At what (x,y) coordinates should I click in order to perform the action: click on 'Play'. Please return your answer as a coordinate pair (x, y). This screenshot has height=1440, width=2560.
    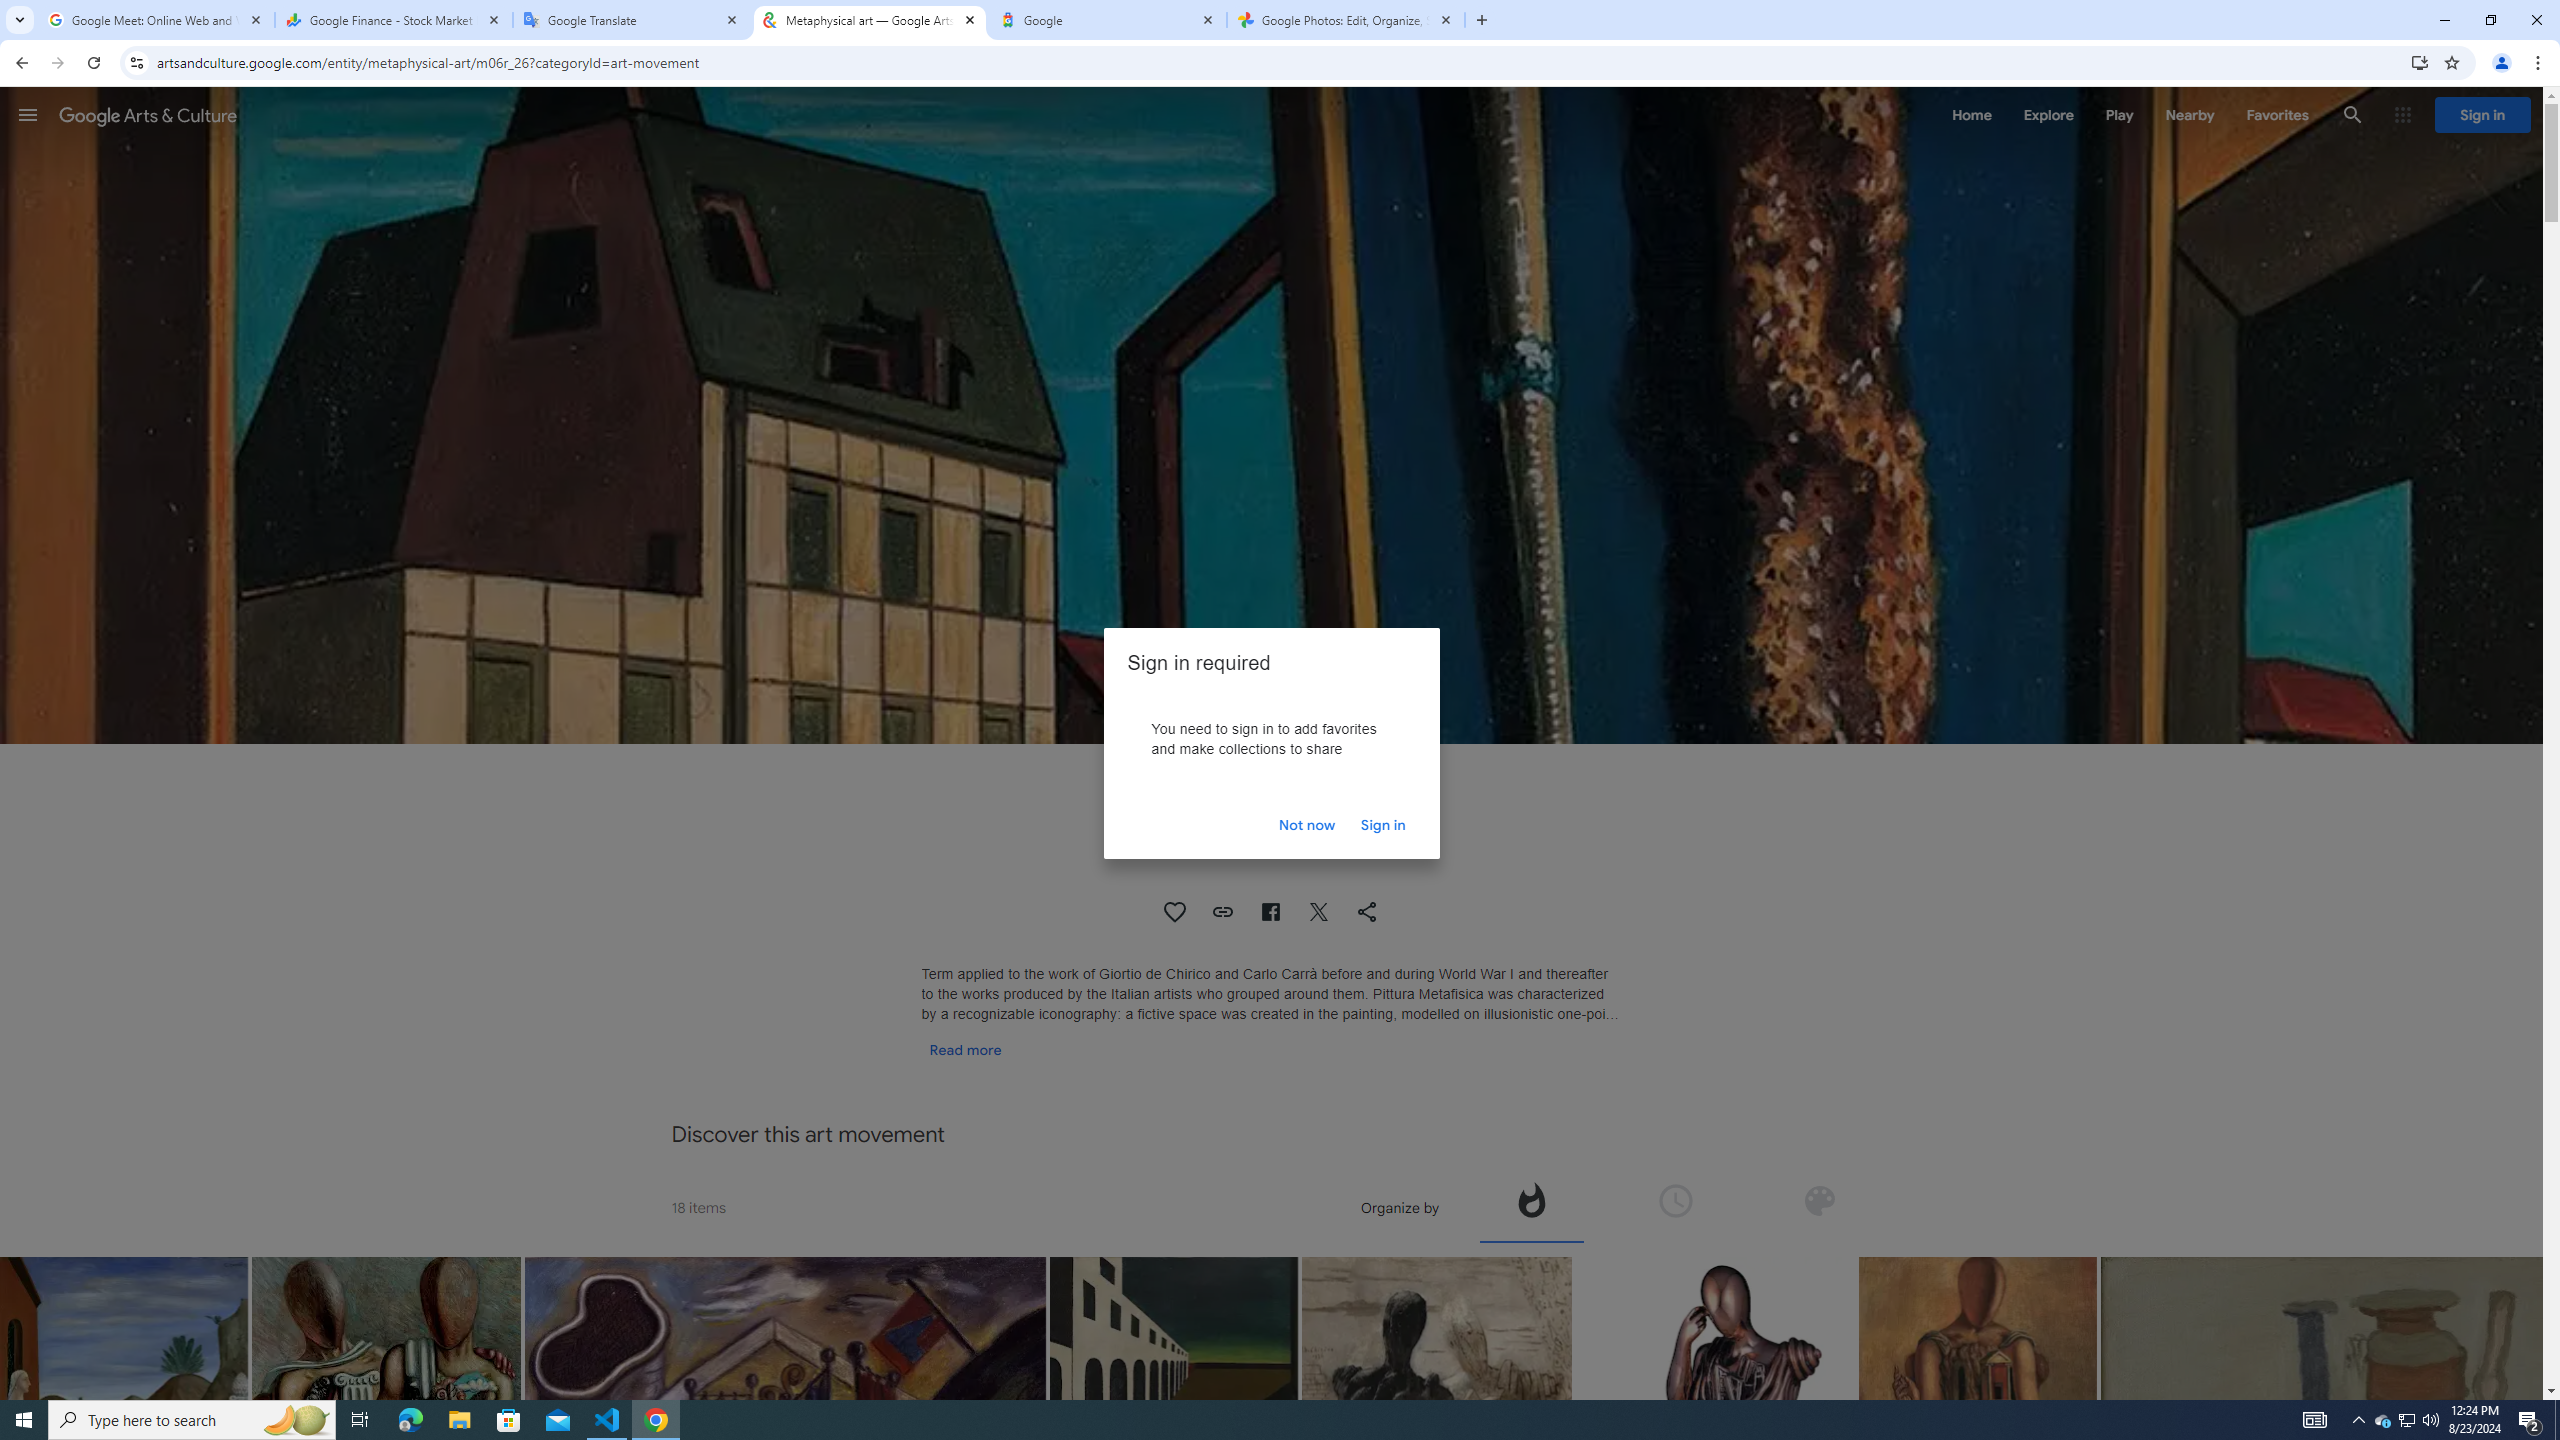
    Looking at the image, I should click on (2119, 114).